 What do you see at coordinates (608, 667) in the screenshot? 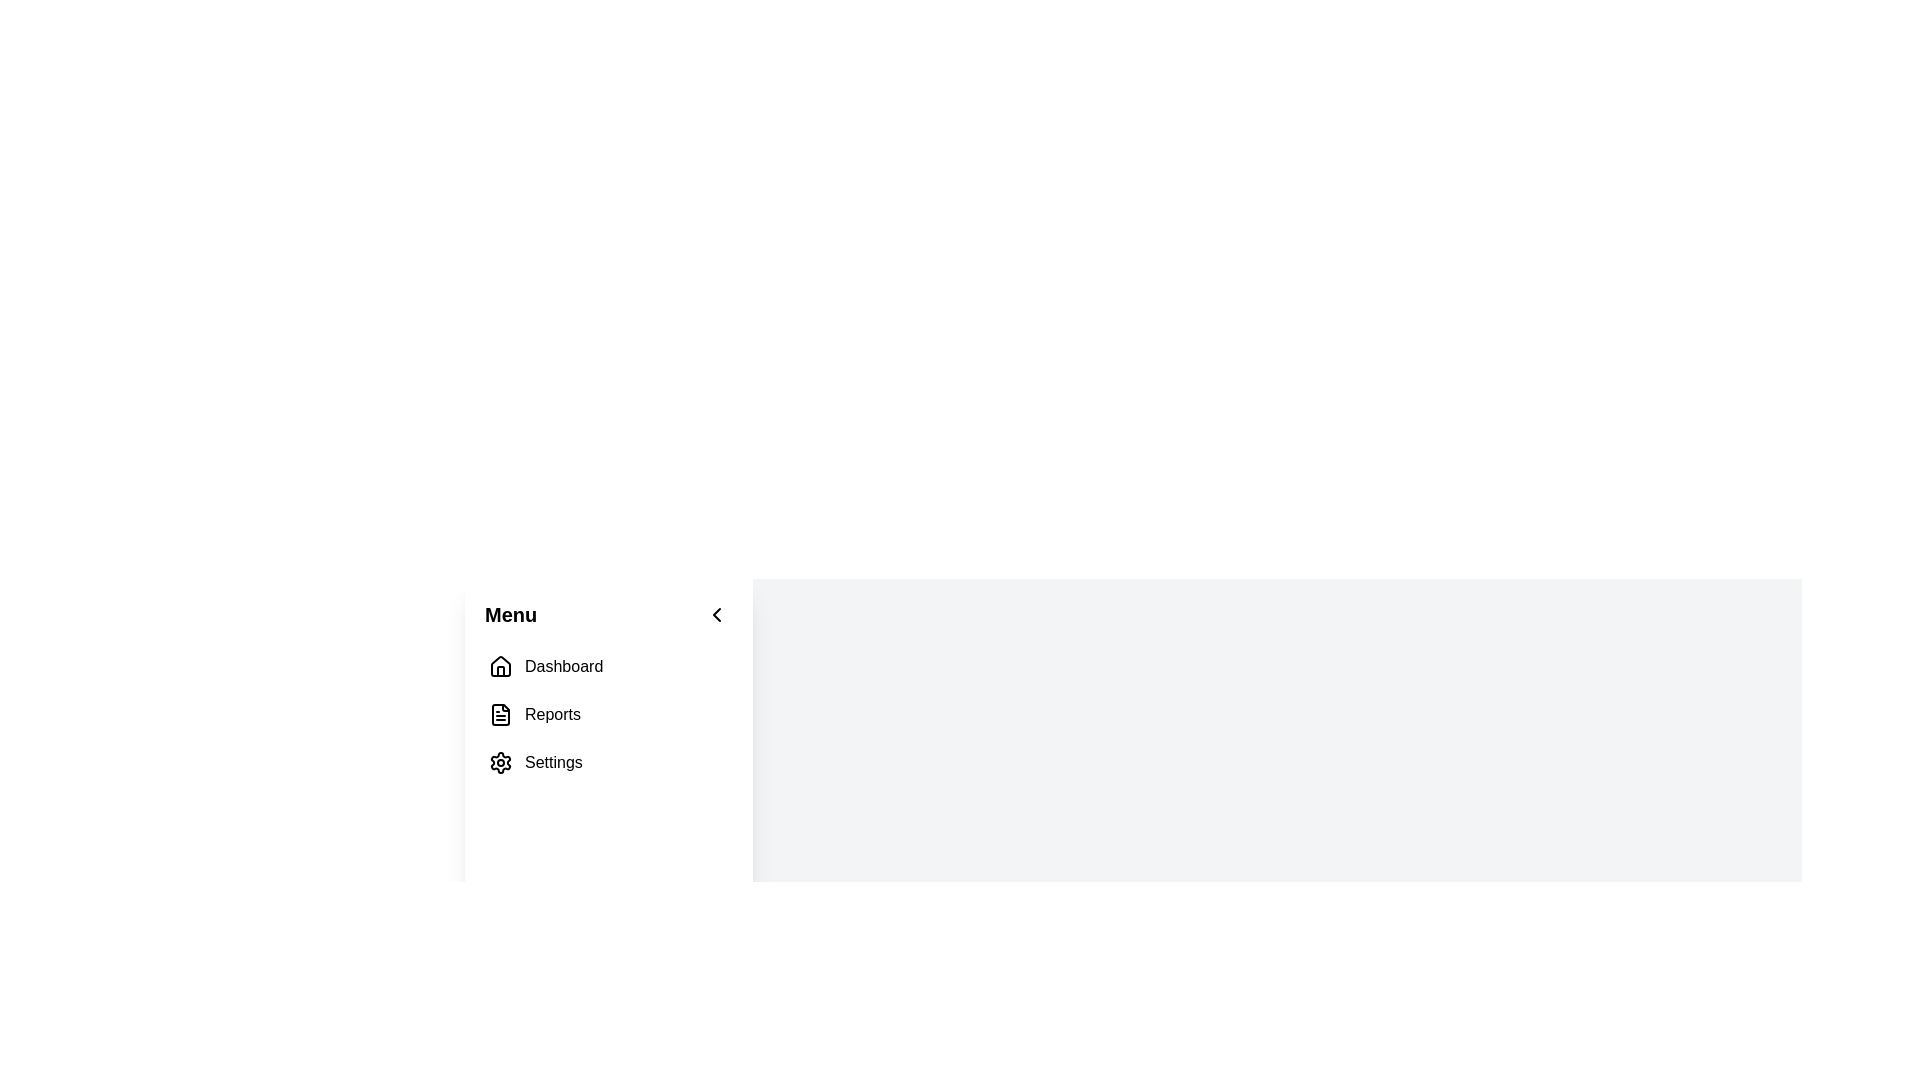
I see `the first item in the left-side navigation menu` at bounding box center [608, 667].